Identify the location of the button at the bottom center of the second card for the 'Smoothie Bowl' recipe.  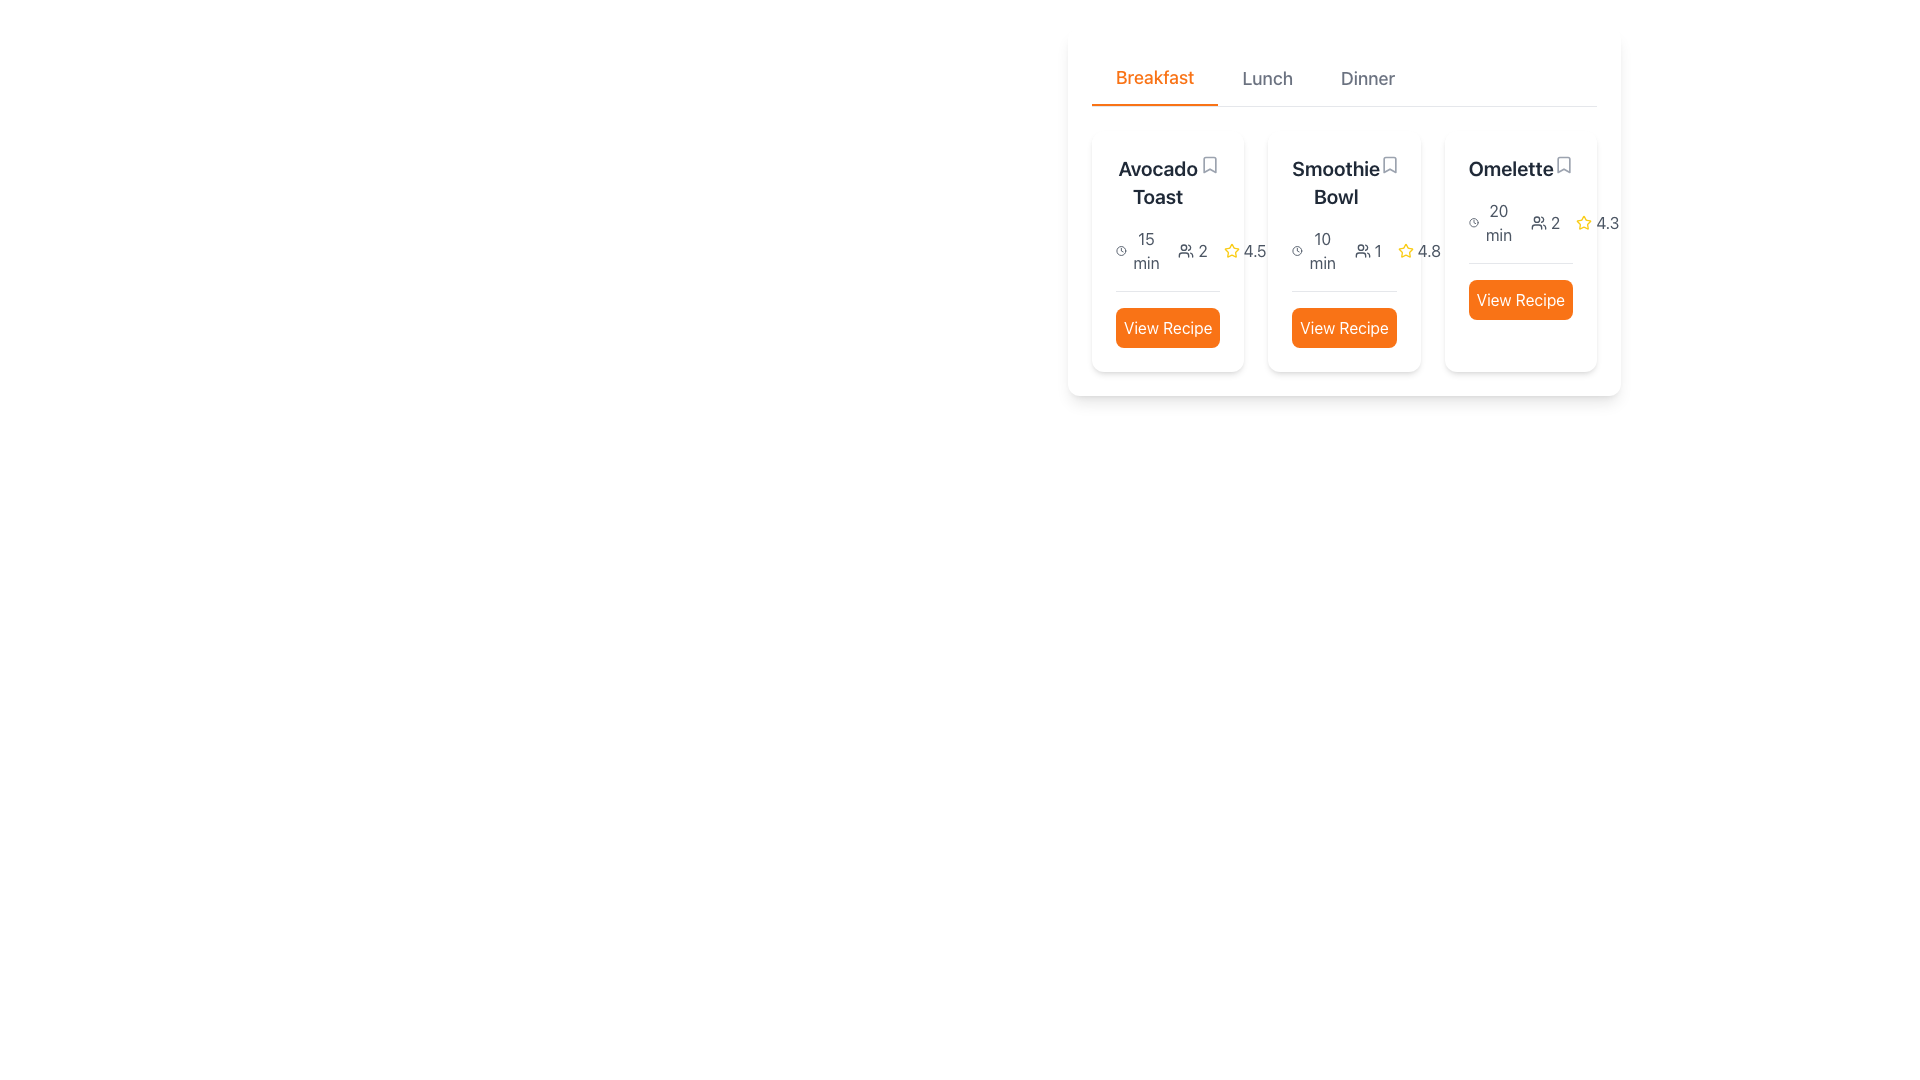
(1344, 318).